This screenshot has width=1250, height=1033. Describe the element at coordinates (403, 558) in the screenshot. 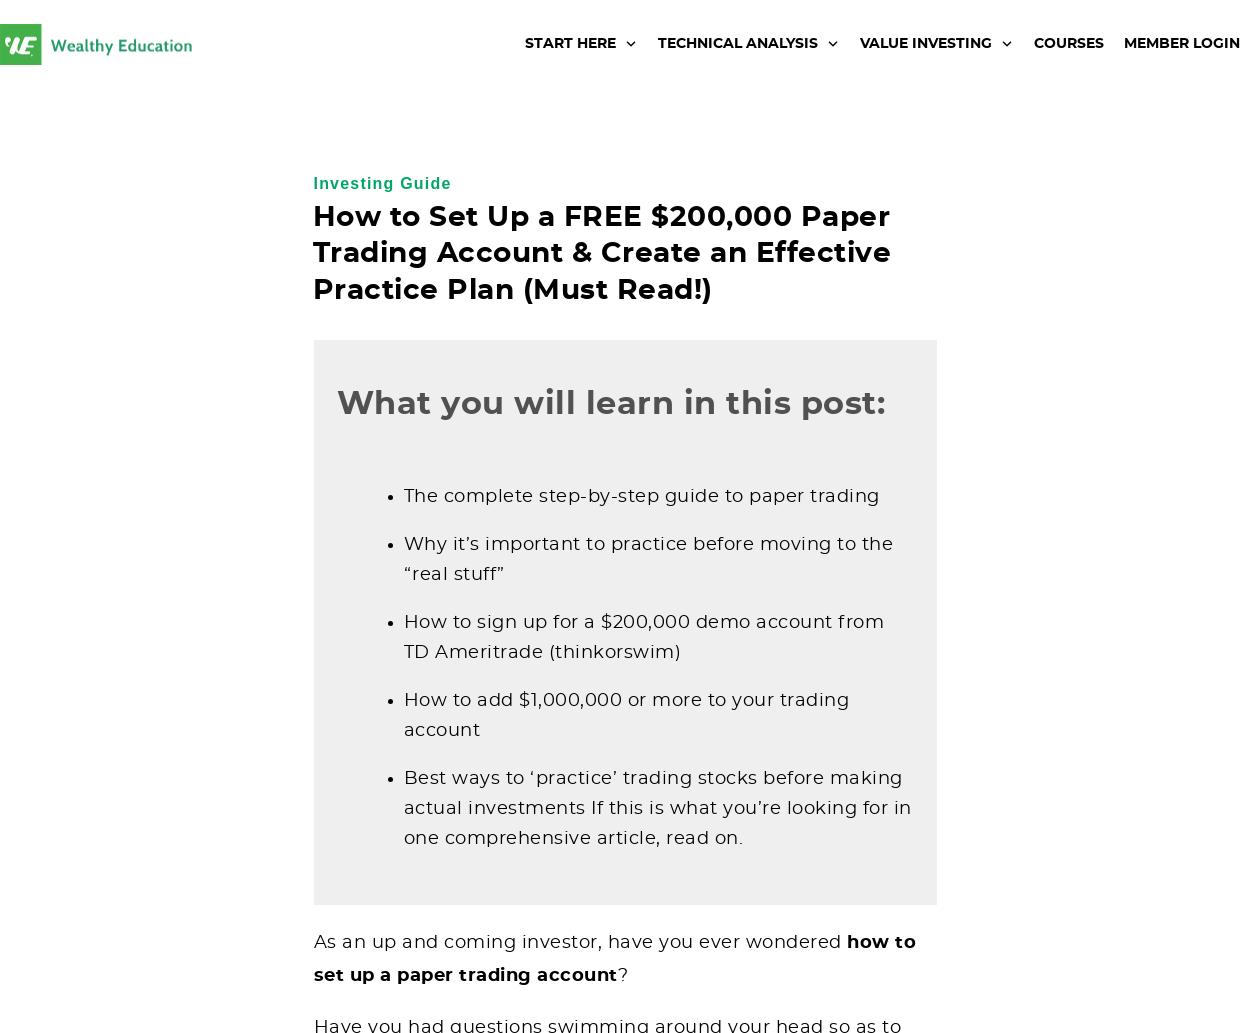

I see `'Why it’s important to practice before moving to the “real stuff”'` at that location.